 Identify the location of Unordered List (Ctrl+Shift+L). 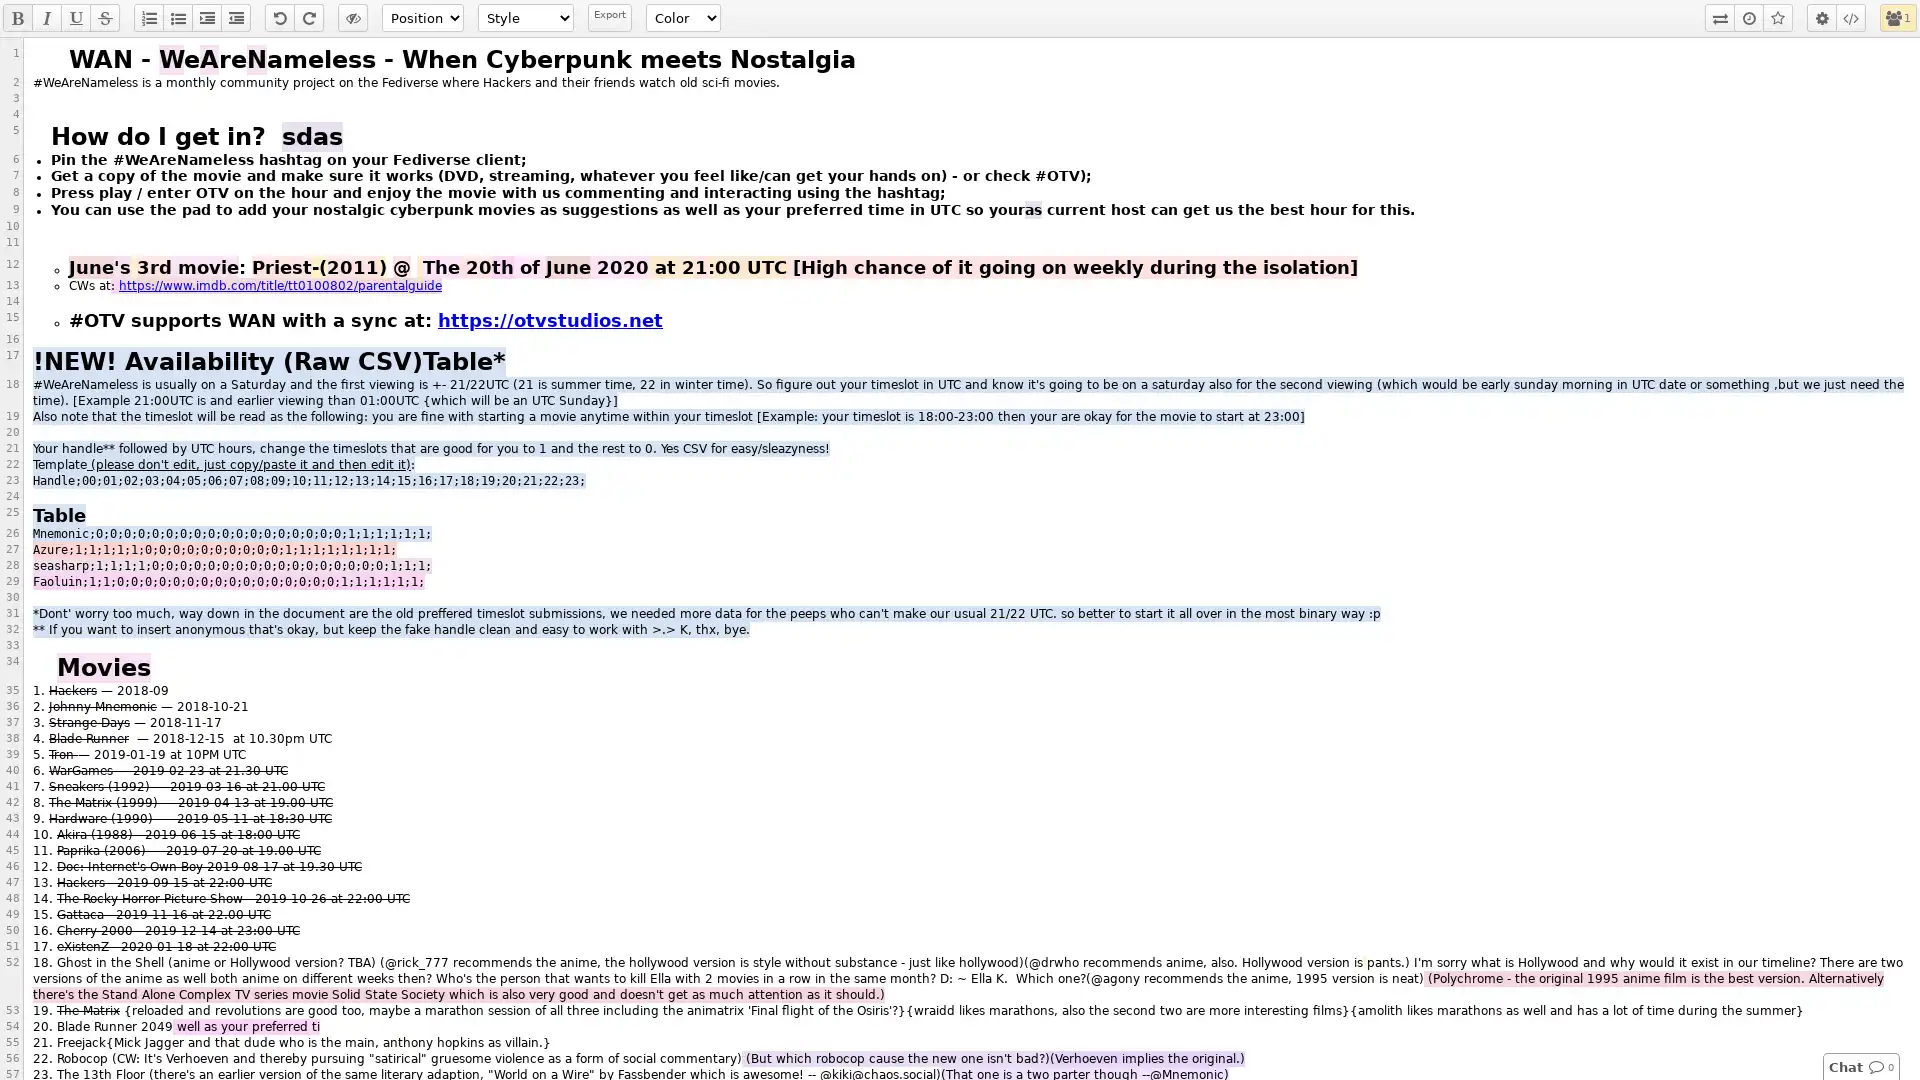
(177, 18).